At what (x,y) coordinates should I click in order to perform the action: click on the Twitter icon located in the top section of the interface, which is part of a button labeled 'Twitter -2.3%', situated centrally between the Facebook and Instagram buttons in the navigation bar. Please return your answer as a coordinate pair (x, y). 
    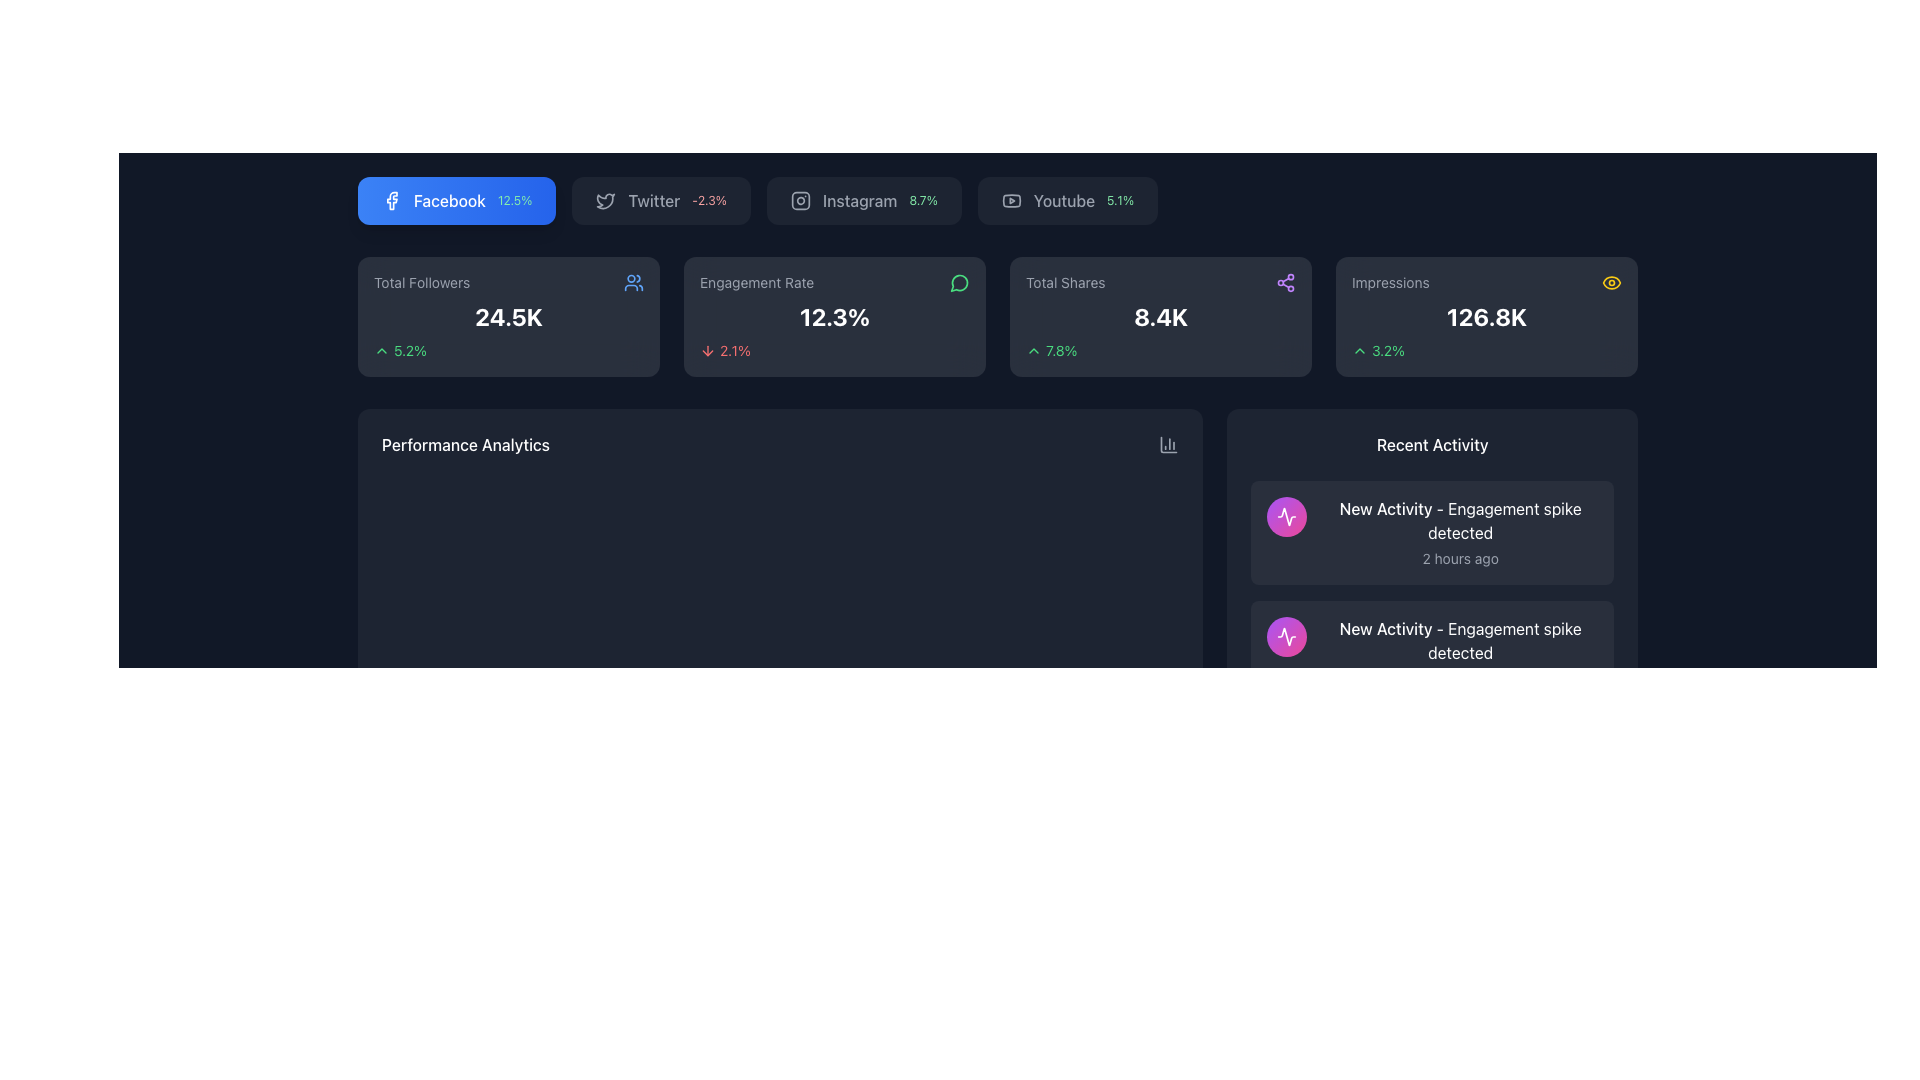
    Looking at the image, I should click on (605, 201).